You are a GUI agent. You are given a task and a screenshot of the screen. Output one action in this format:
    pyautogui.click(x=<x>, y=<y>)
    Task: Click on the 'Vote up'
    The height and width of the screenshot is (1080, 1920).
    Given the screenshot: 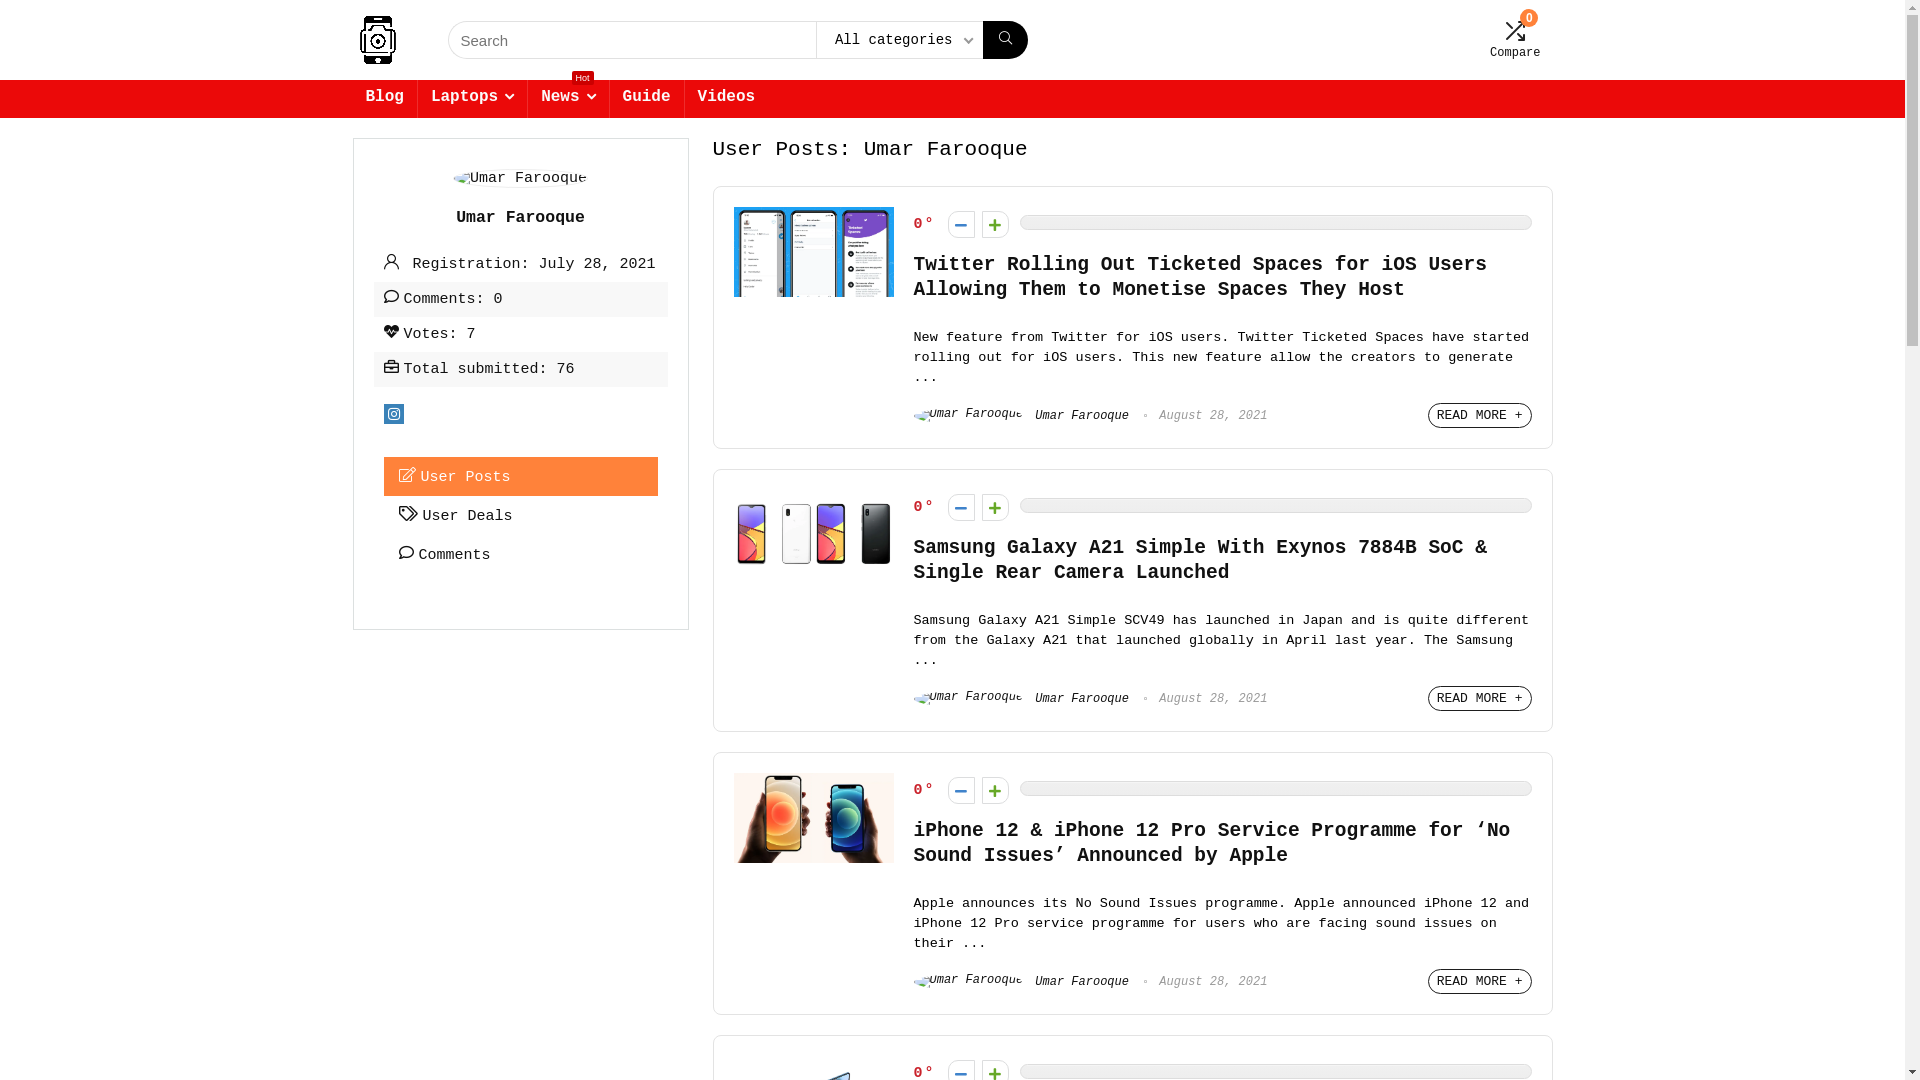 What is the action you would take?
    pyautogui.click(x=995, y=224)
    